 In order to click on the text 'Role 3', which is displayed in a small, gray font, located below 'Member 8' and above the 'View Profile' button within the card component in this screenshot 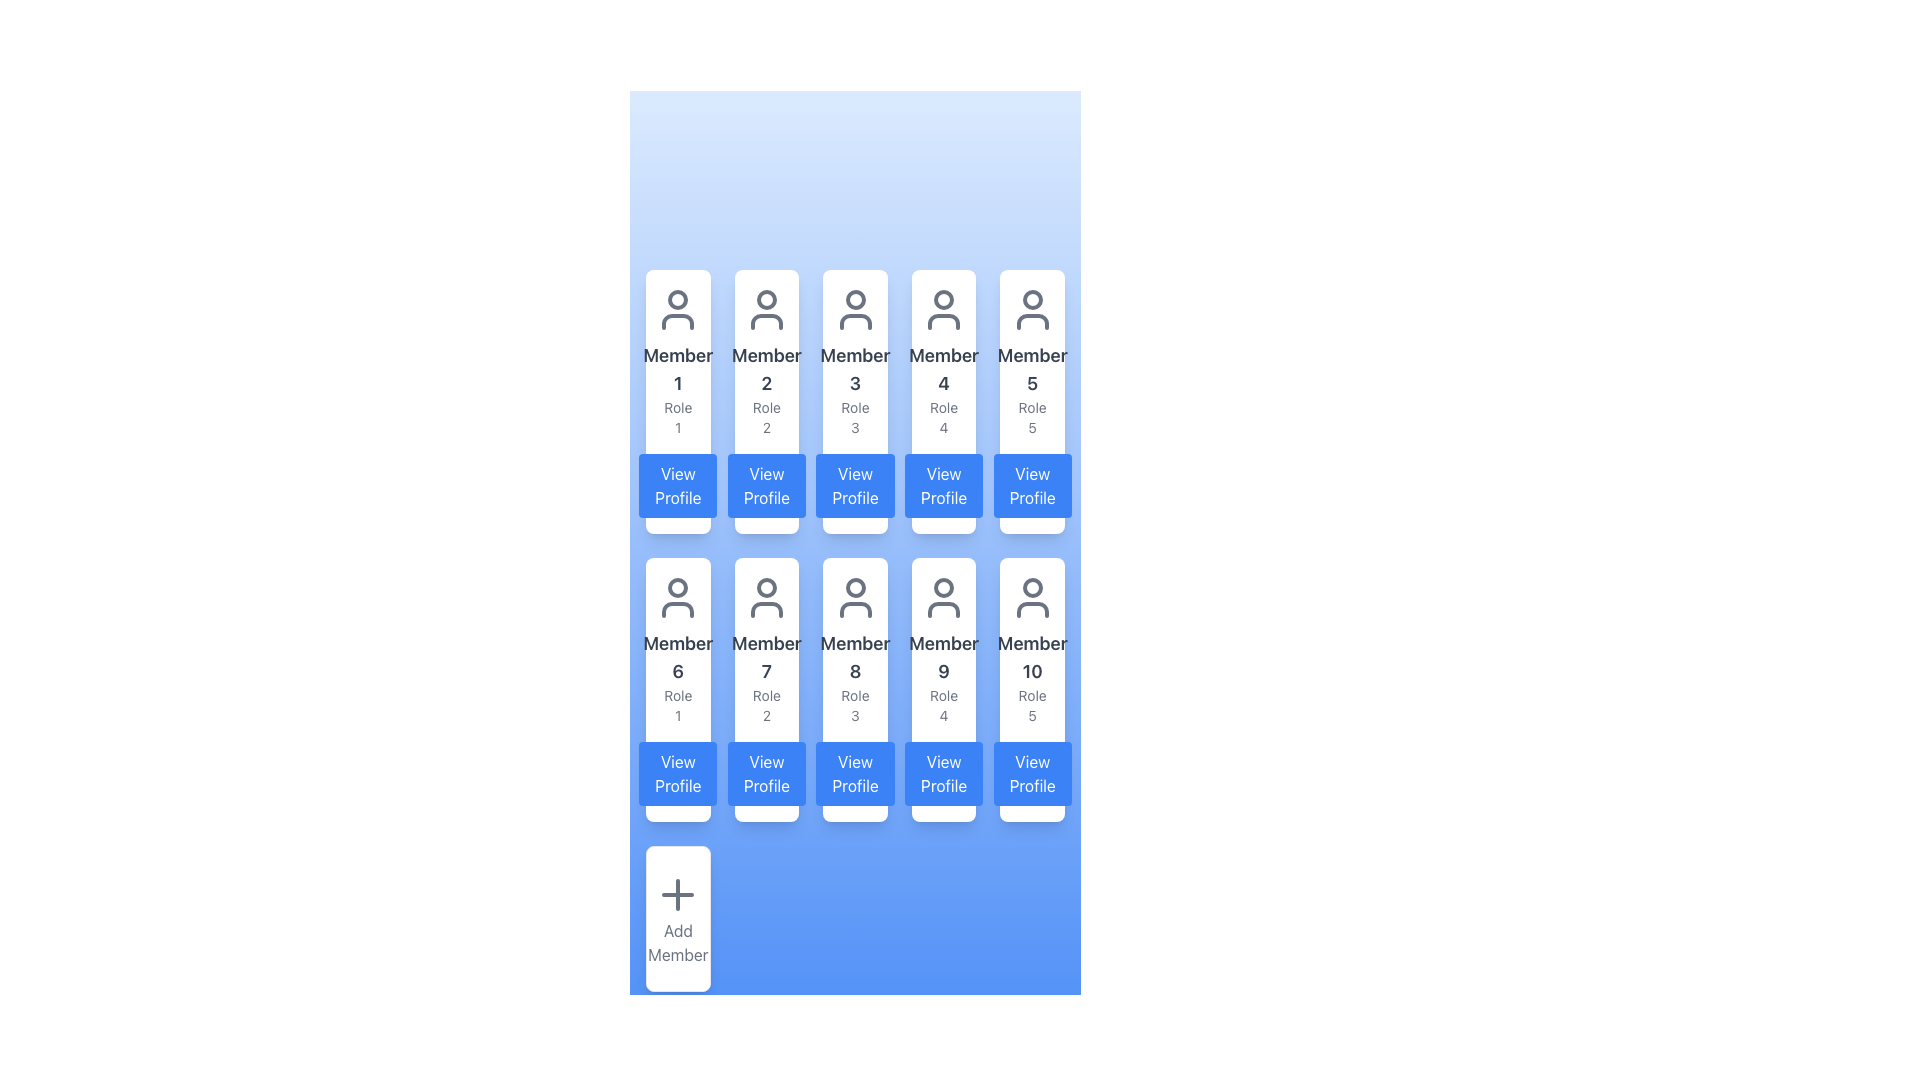, I will do `click(855, 704)`.